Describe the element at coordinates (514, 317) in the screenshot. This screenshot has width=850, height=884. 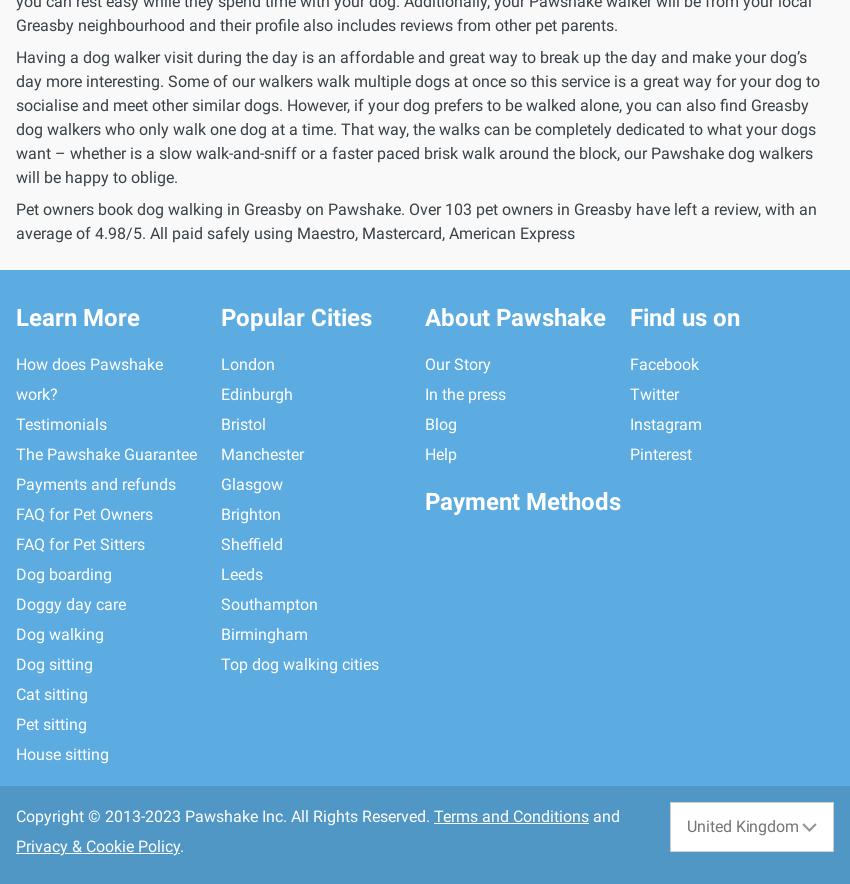
I see `'About Pawshake'` at that location.